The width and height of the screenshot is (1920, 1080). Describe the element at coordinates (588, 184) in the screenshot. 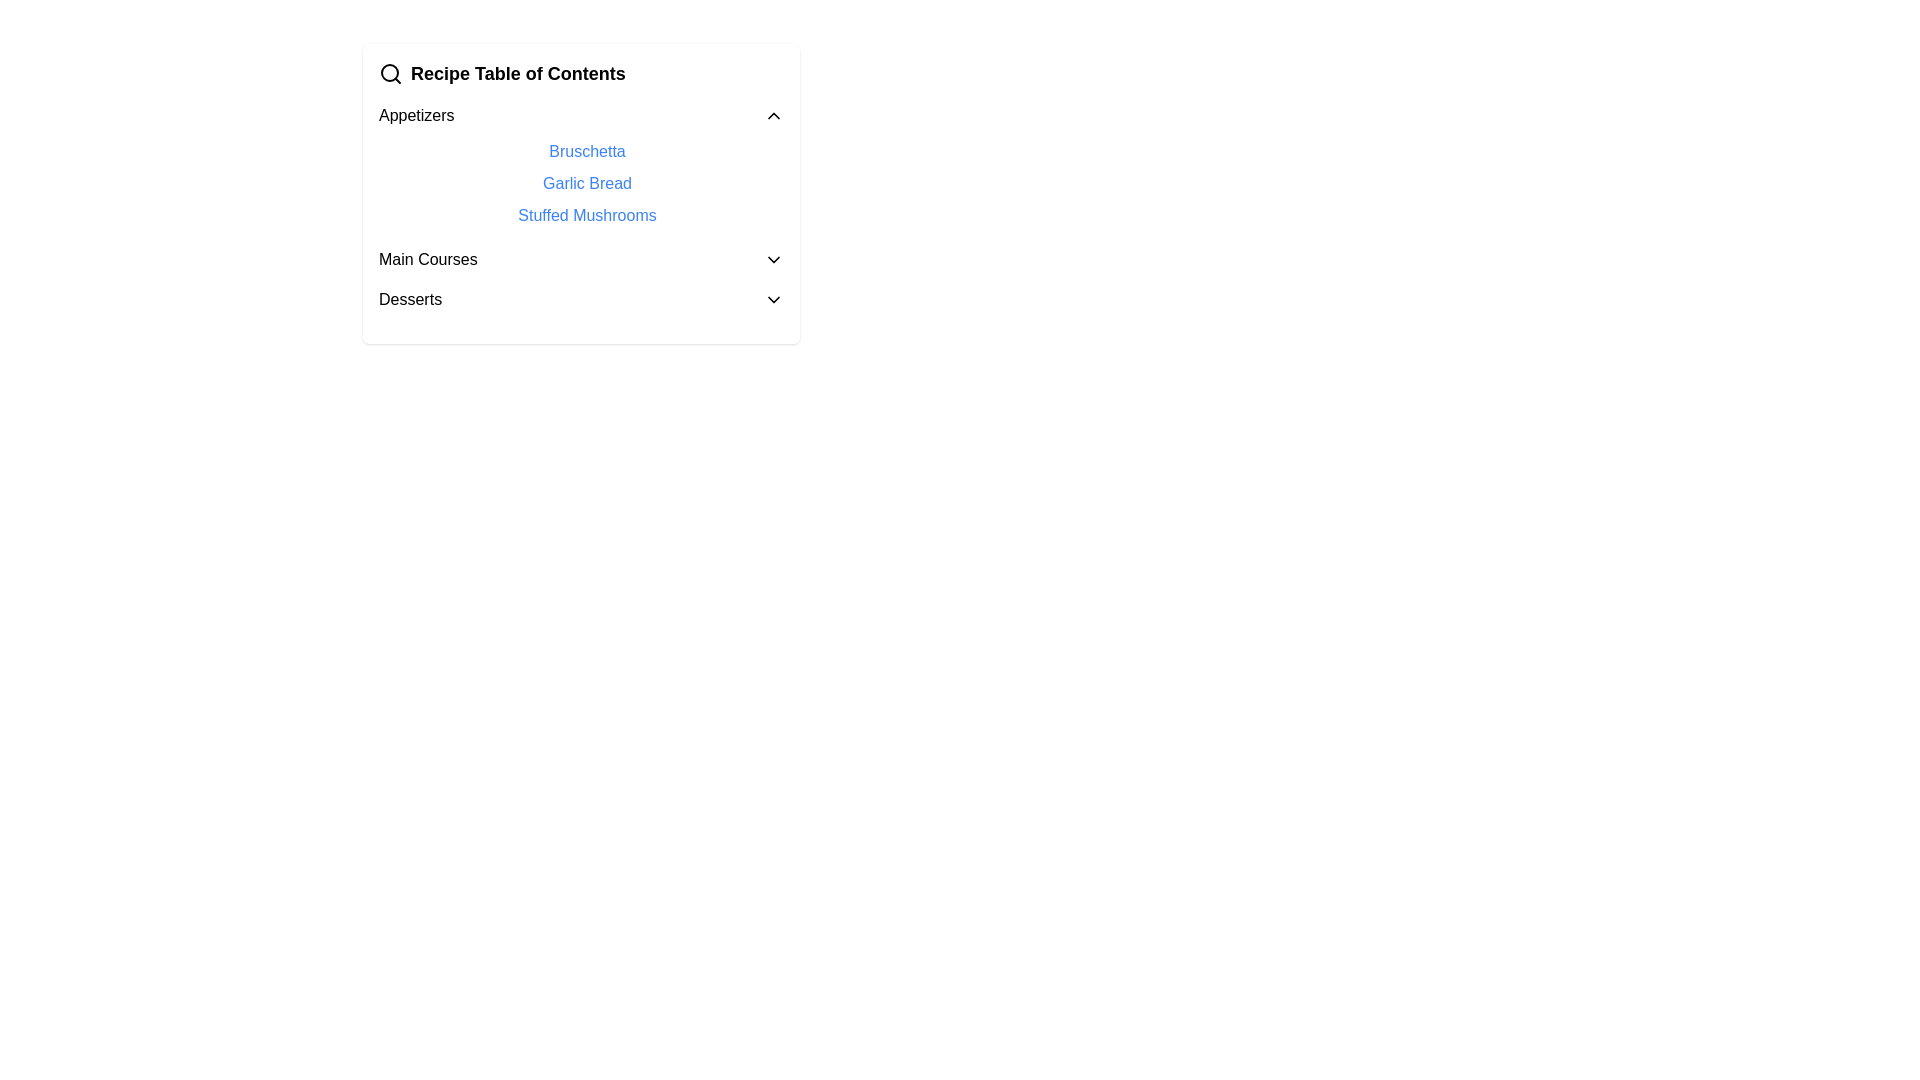

I see `the blue, underlined hyperlink labeled 'Garlic Bread' located in the 'Appetizers' section of the Recipe Table of Contents` at that location.